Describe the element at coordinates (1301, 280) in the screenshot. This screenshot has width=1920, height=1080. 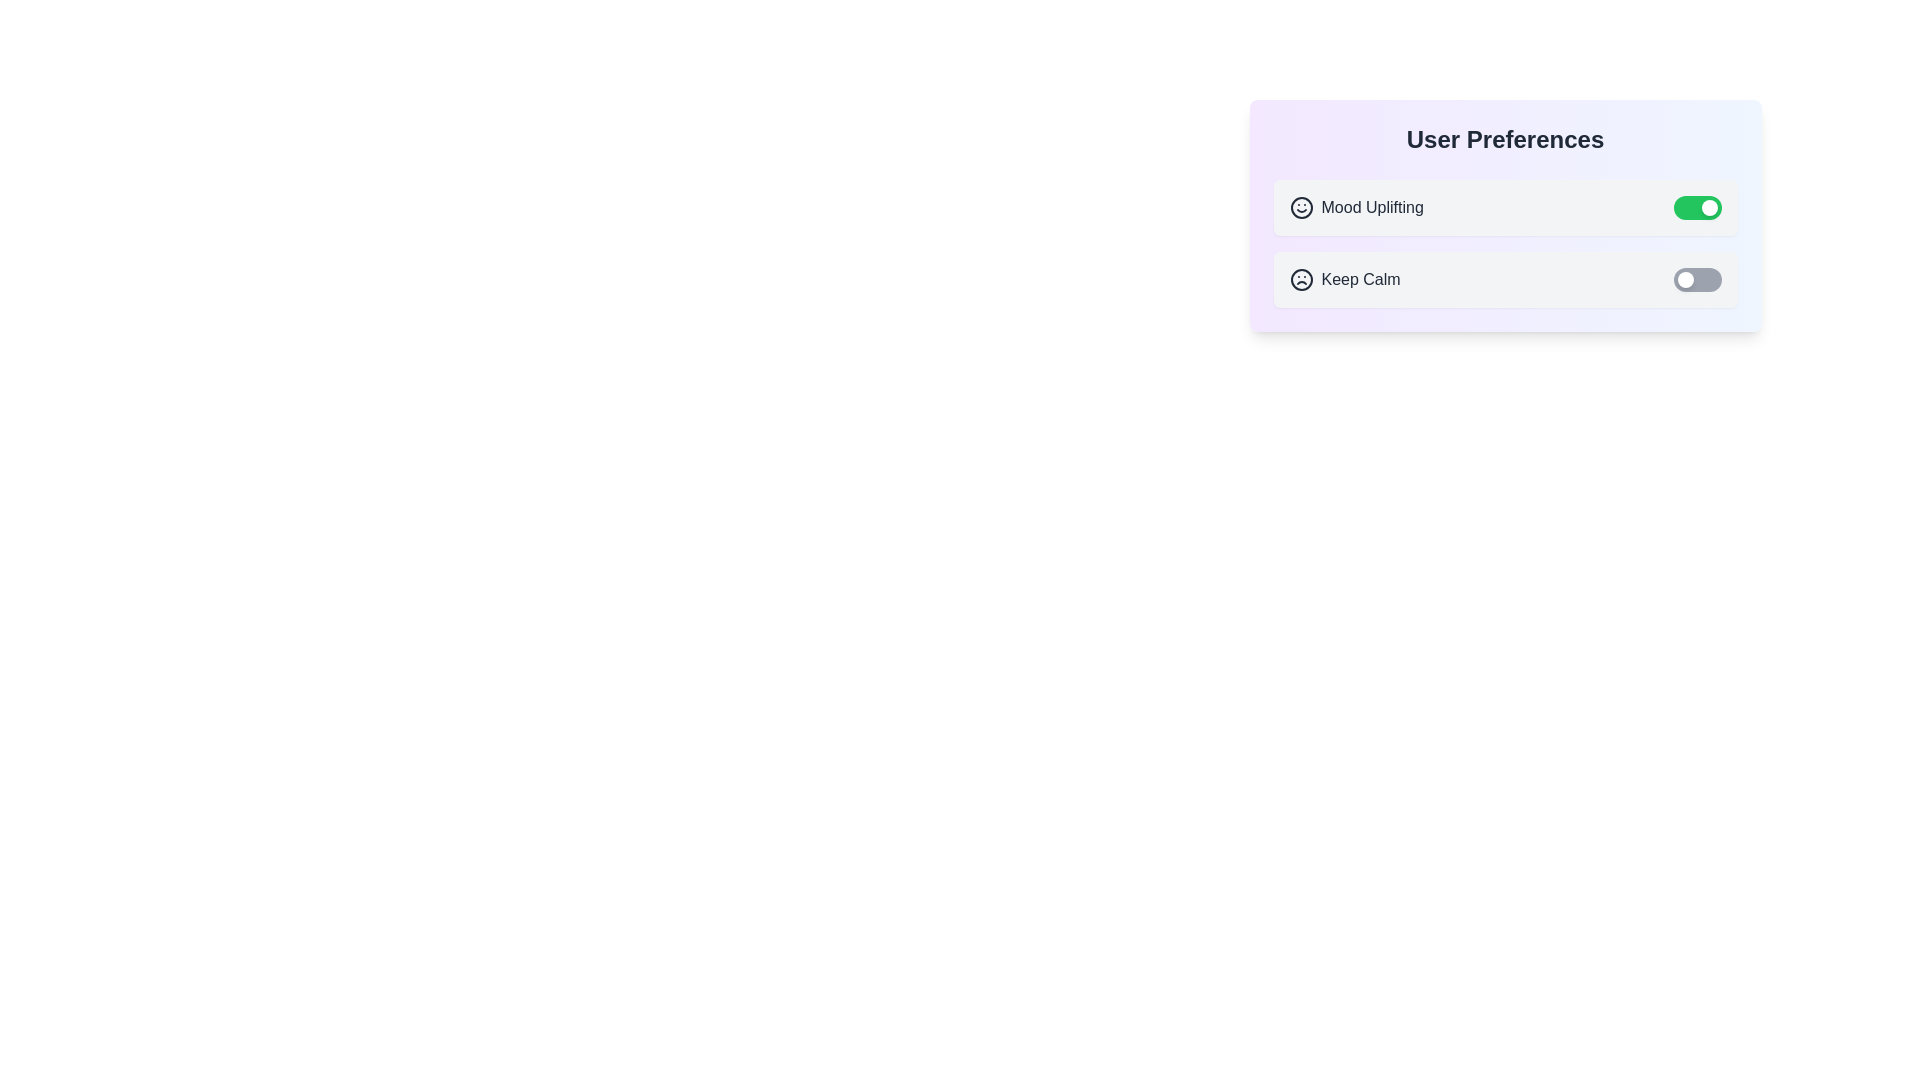
I see `the decorative Circle graphic within the frowning icon located in the User Preferences section, which is to the left of the 'Keep Calm' text` at that location.